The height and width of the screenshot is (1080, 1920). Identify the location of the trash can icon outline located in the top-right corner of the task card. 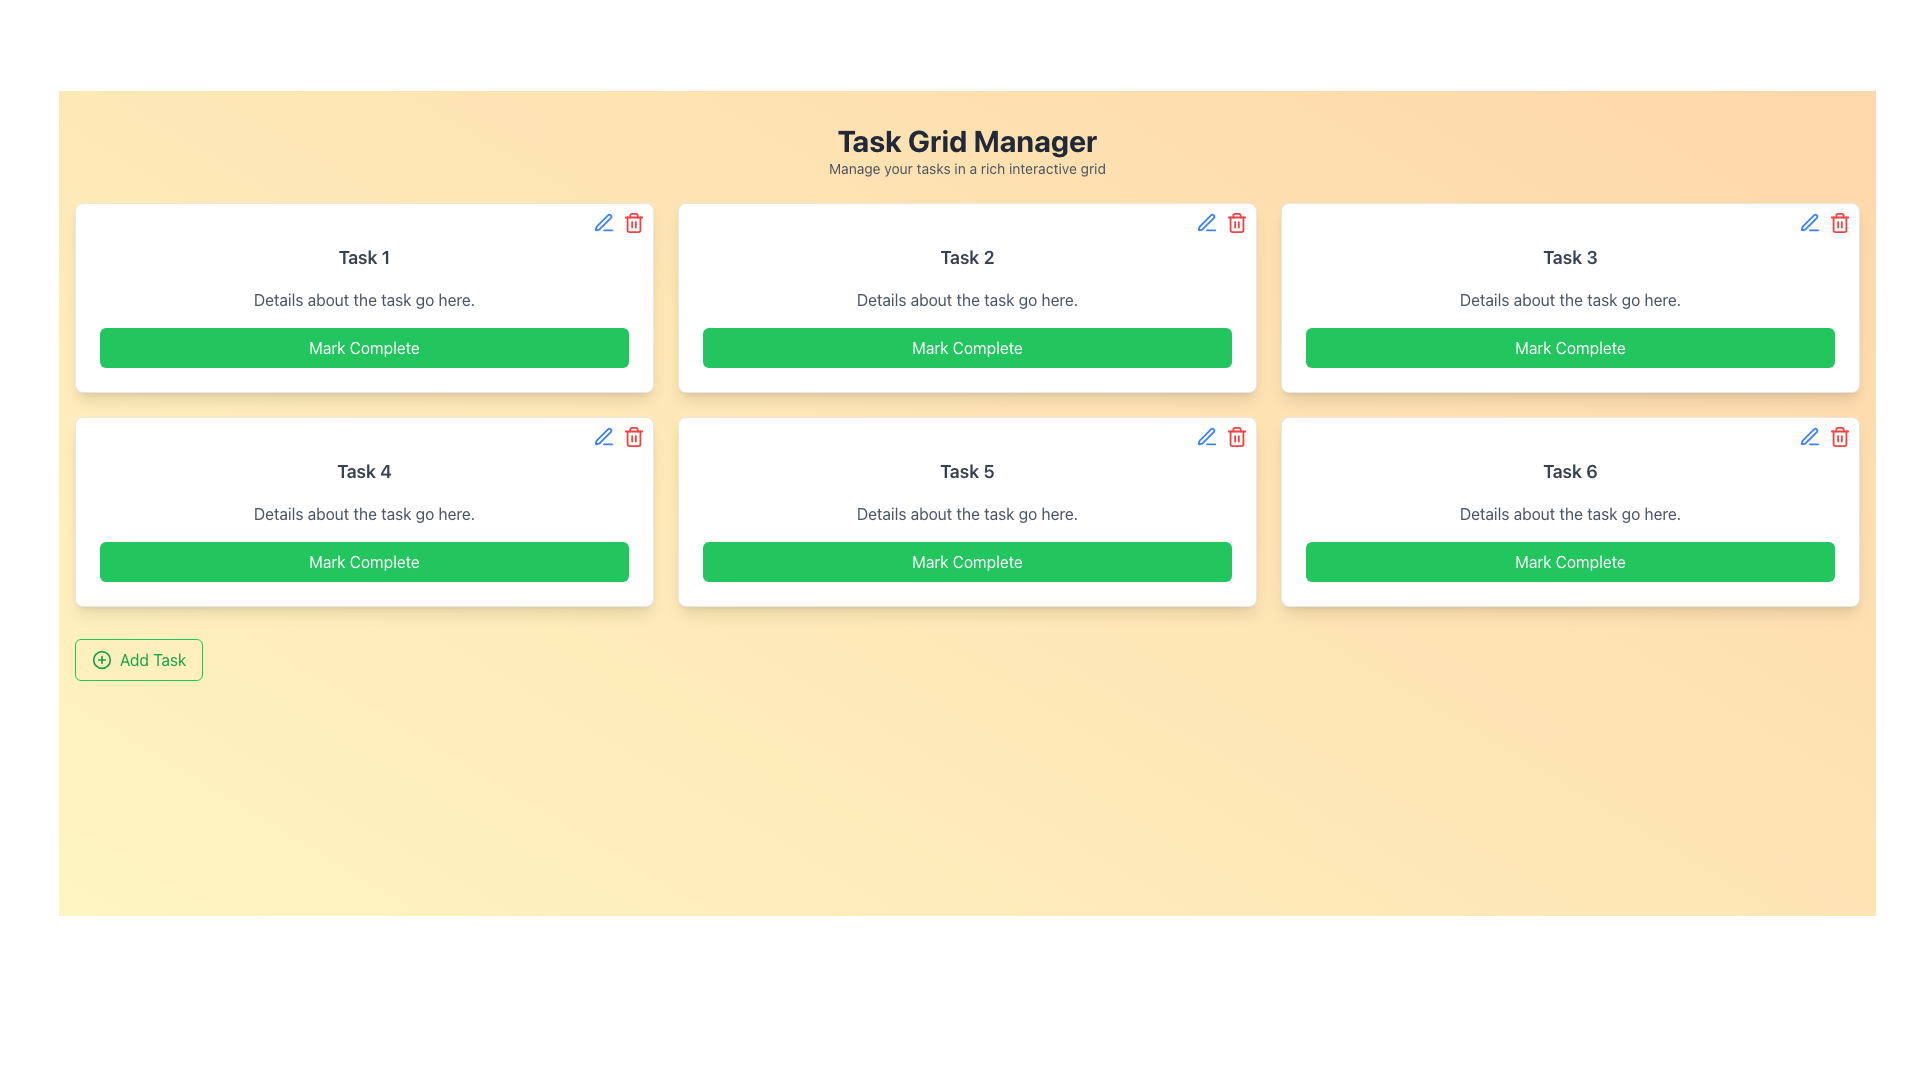
(632, 223).